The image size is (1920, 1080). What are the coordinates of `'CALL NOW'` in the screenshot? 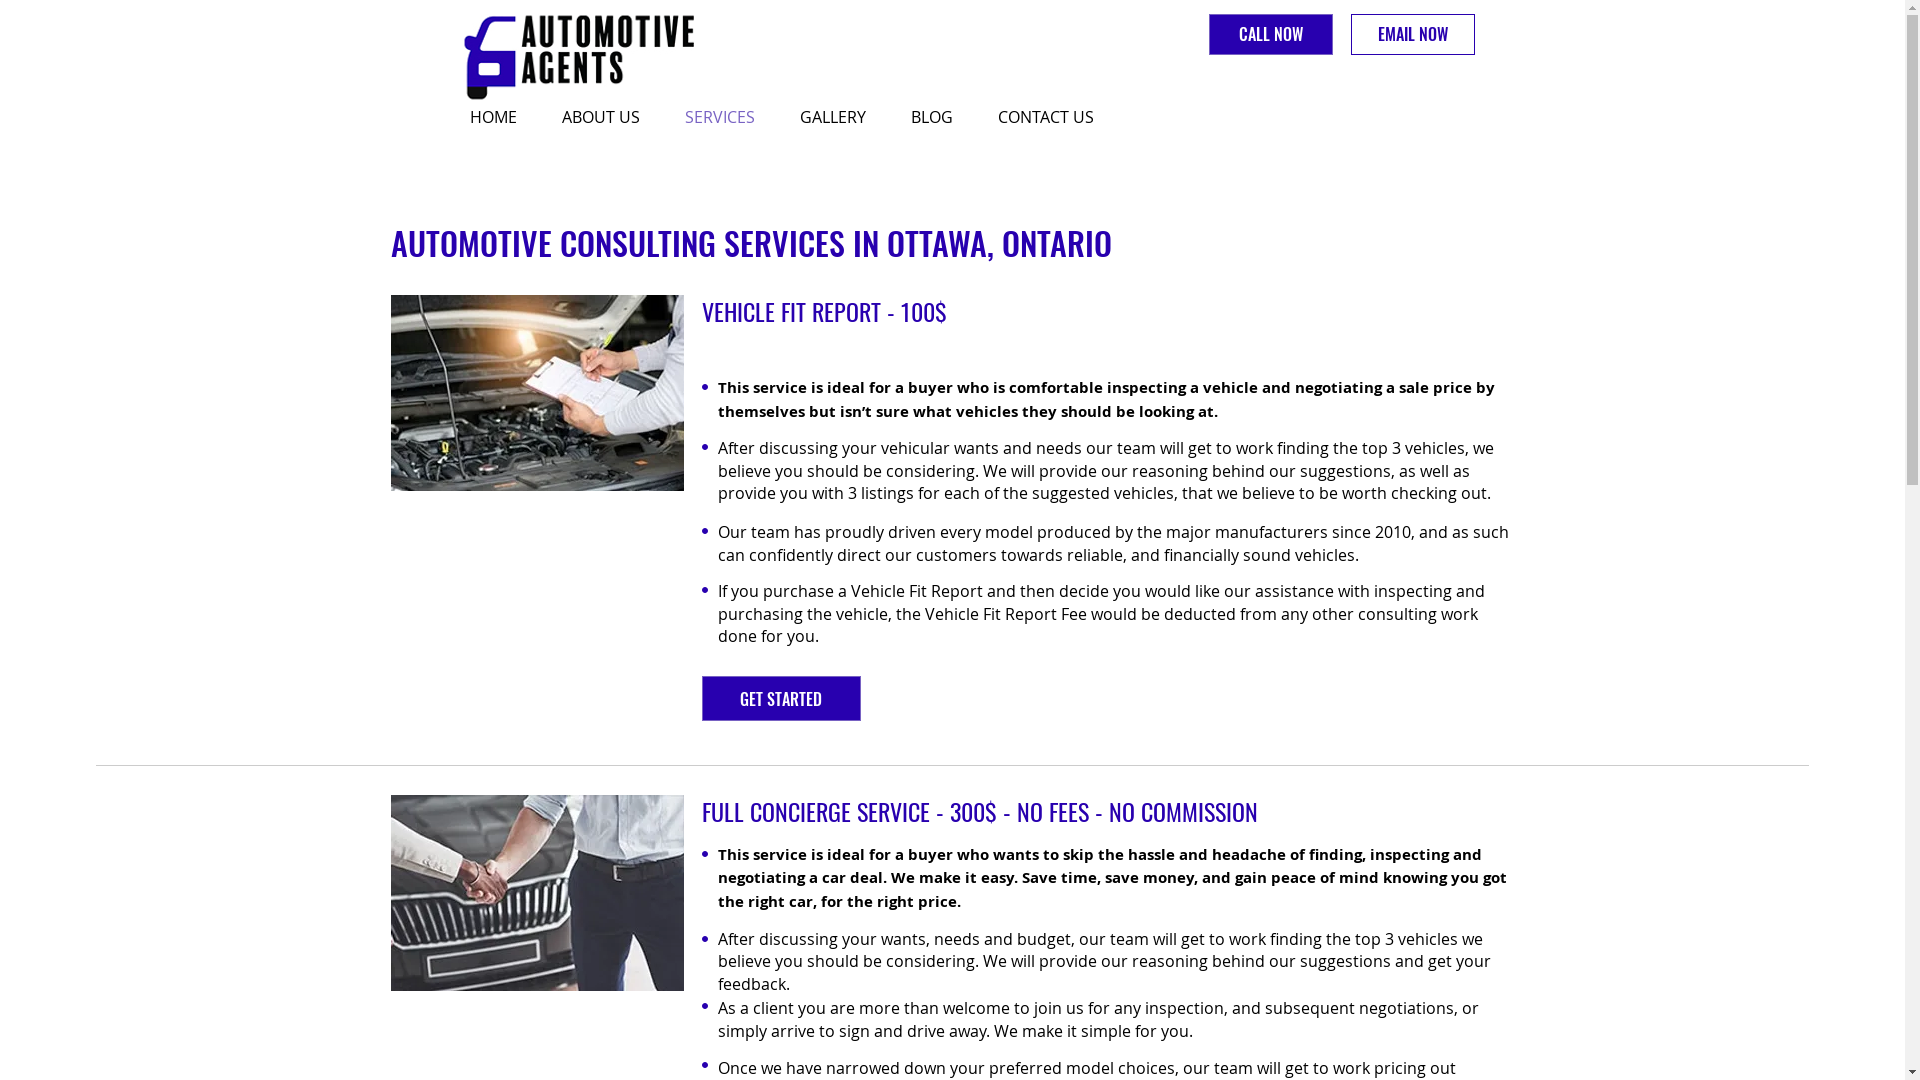 It's located at (1269, 34).